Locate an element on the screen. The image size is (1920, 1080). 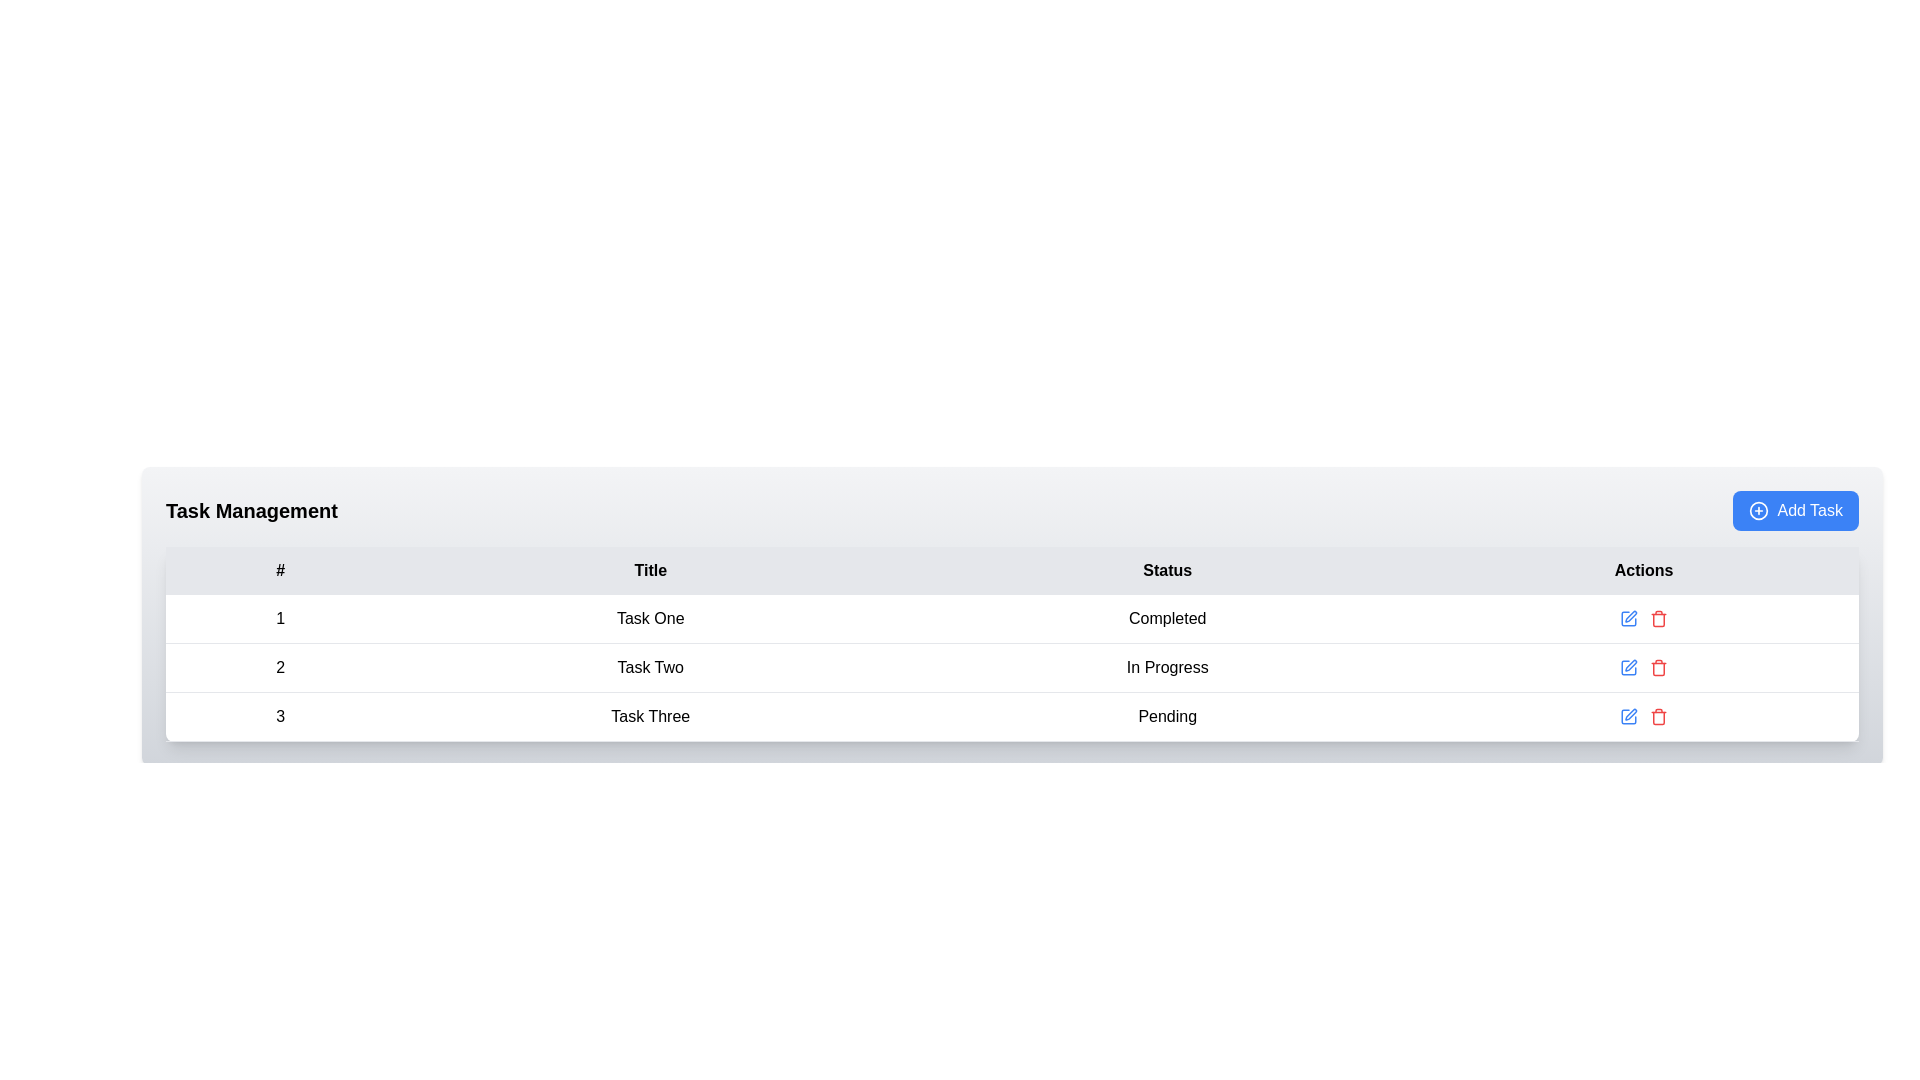
the edit icon located in the Actions column of the Task One row in the table, which has a status of Completed is located at coordinates (1643, 617).